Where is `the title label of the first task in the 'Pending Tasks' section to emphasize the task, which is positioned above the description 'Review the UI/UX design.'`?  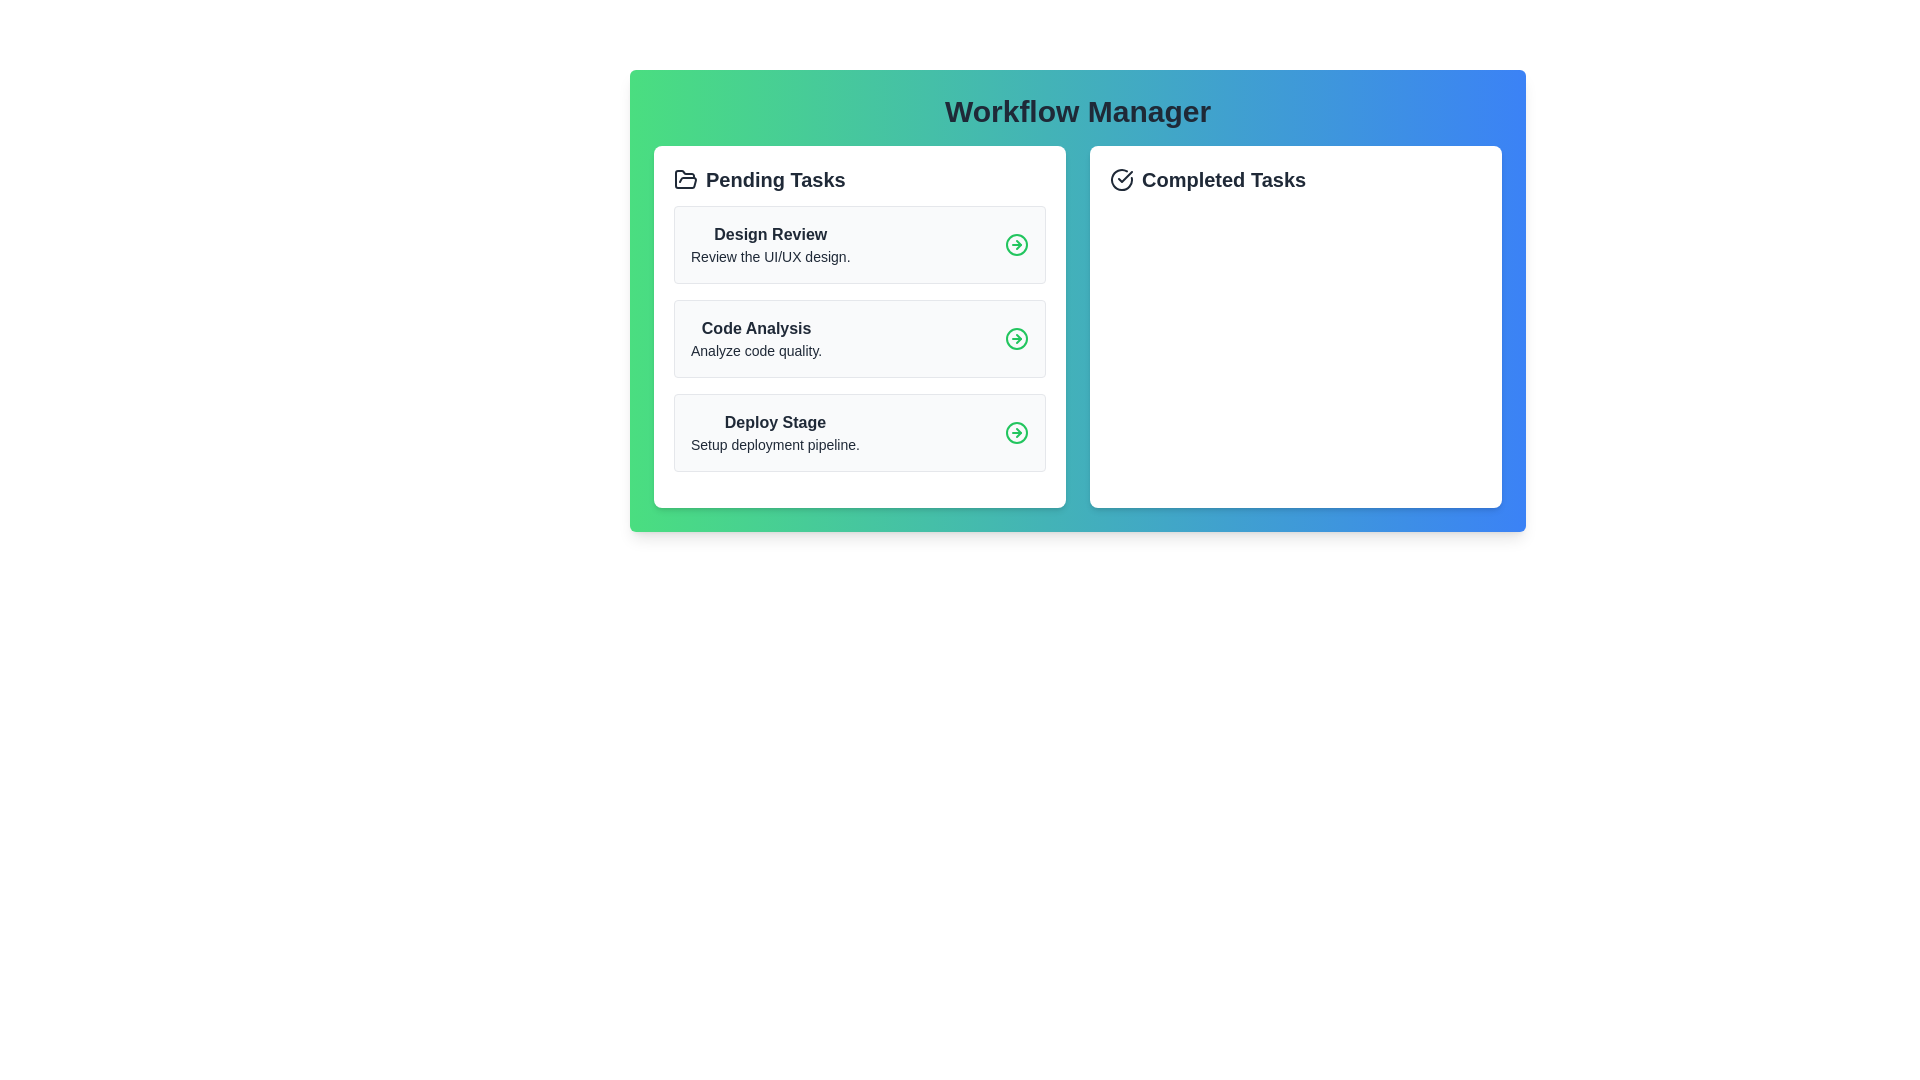 the title label of the first task in the 'Pending Tasks' section to emphasize the task, which is positioned above the description 'Review the UI/UX design.' is located at coordinates (769, 234).